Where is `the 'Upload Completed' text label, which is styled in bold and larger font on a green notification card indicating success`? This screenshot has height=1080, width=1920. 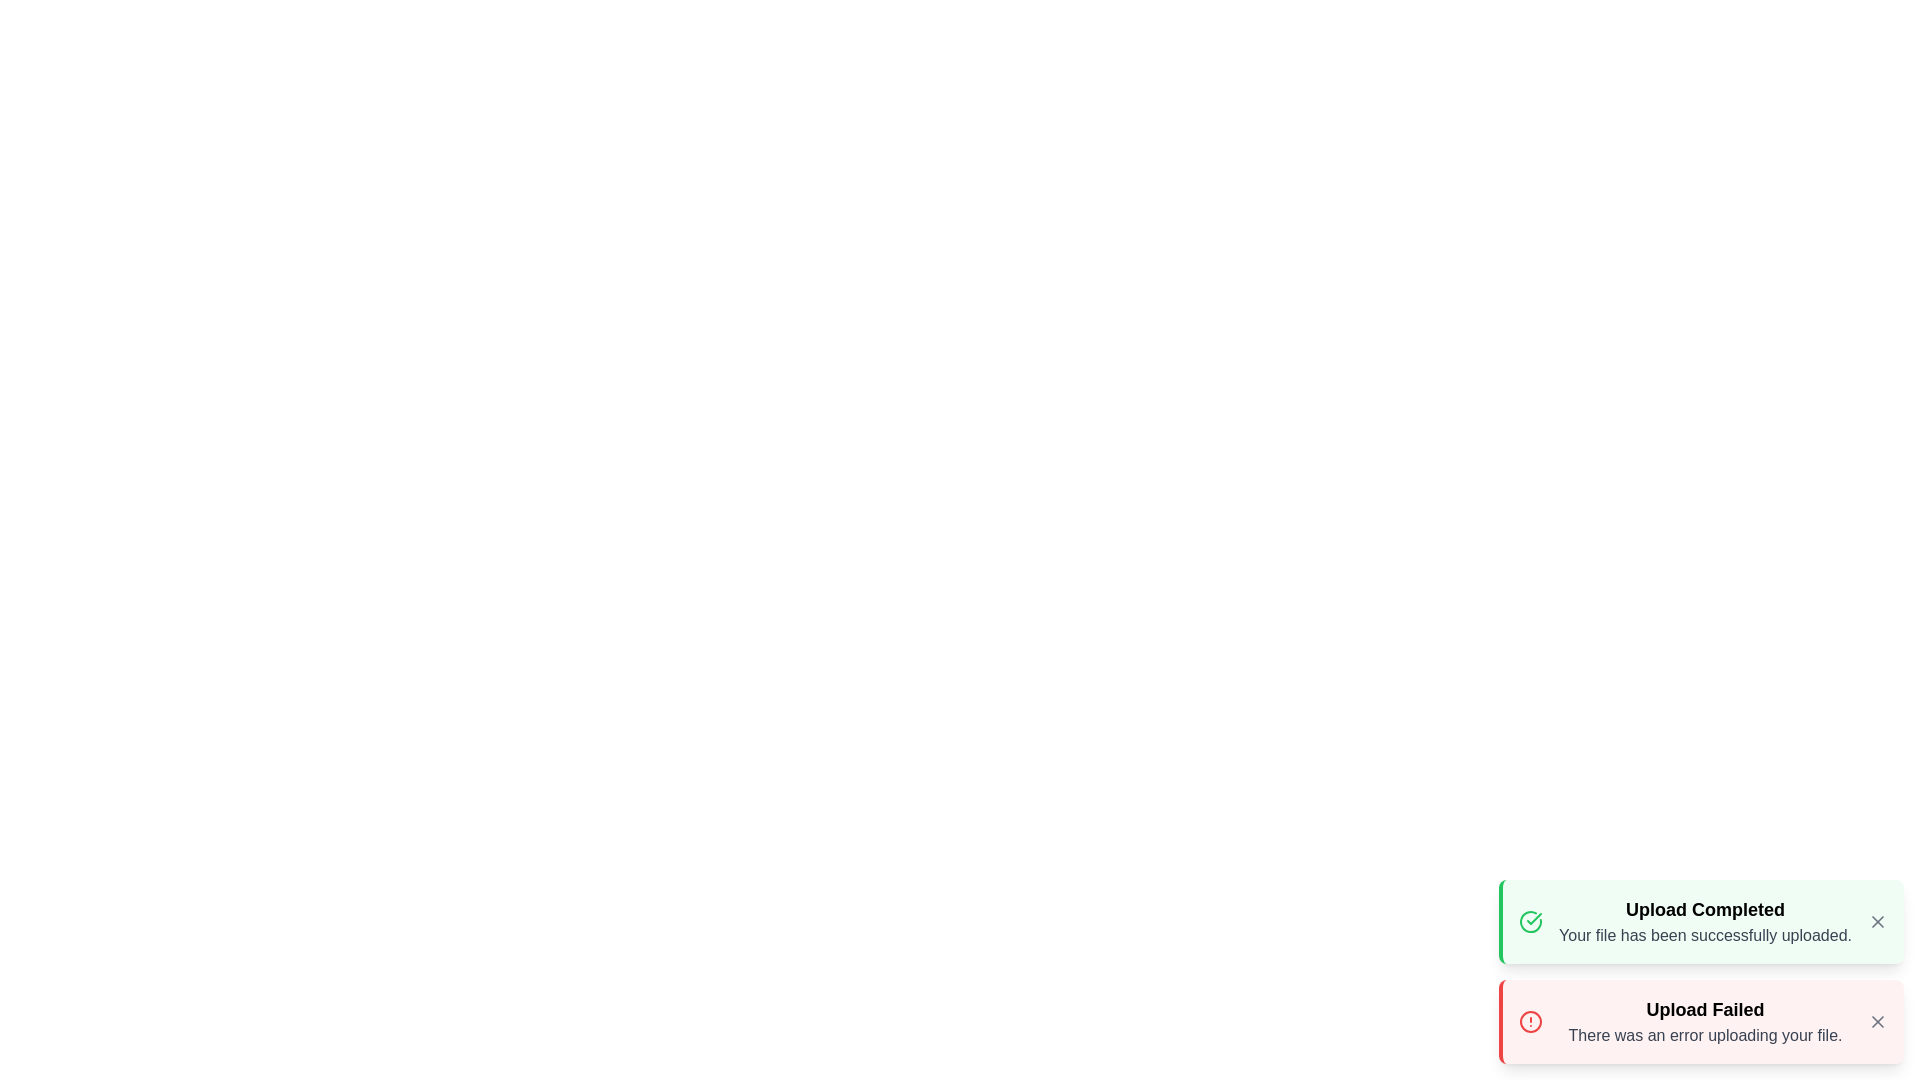
the 'Upload Completed' text label, which is styled in bold and larger font on a green notification card indicating success is located at coordinates (1704, 910).